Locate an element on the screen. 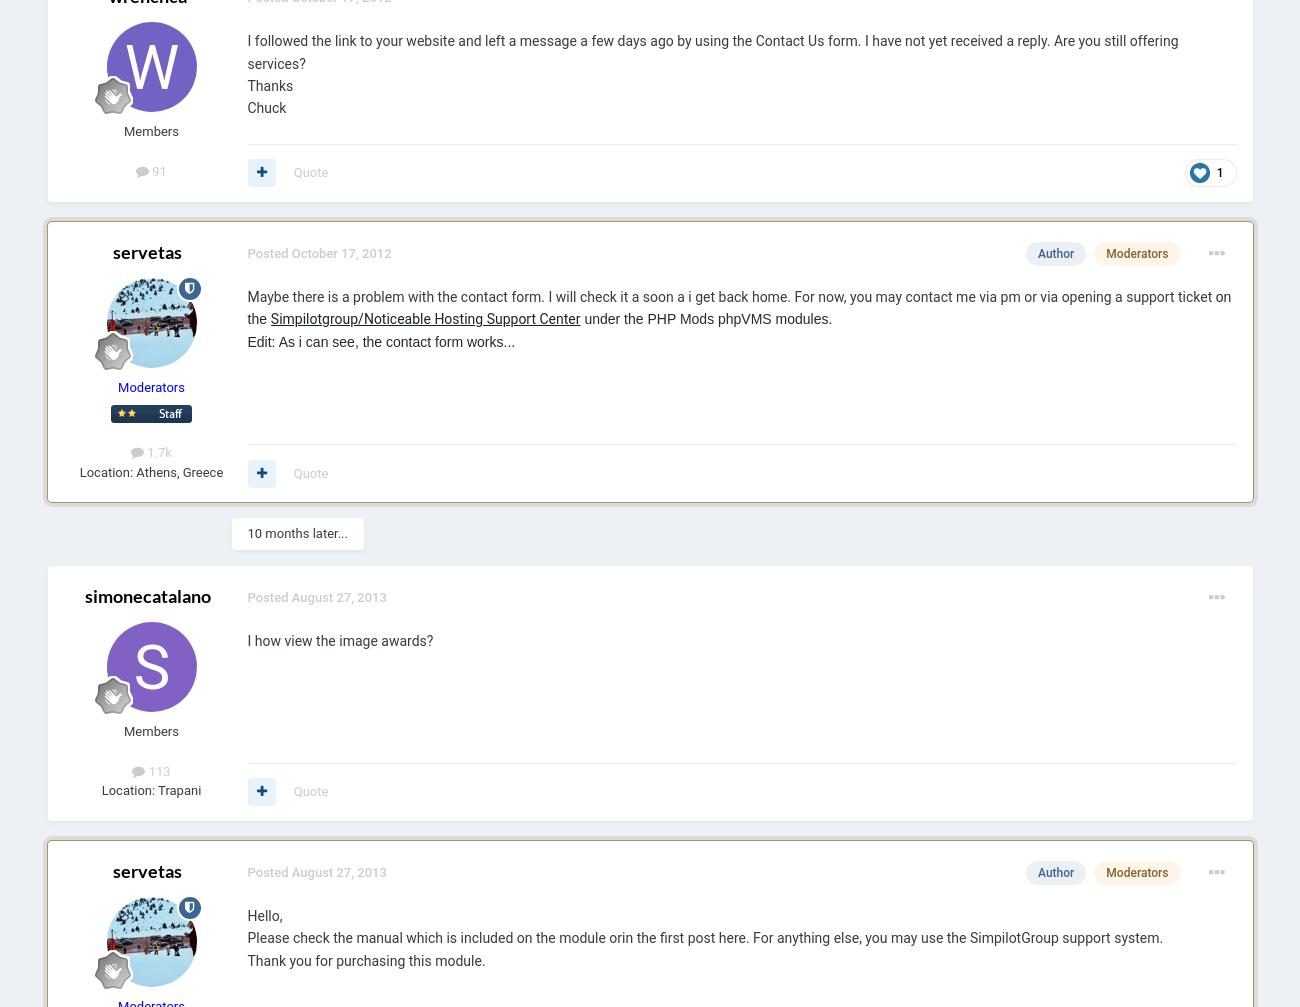 This screenshot has width=1300, height=1007. '1.7k' is located at coordinates (156, 452).